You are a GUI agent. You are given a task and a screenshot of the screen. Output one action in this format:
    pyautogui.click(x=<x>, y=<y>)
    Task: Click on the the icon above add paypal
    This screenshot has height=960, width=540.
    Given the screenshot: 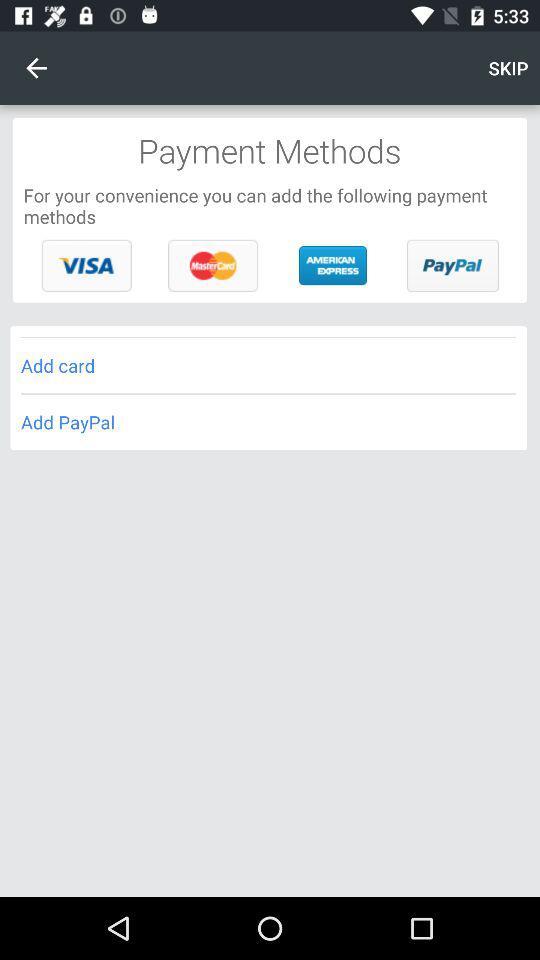 What is the action you would take?
    pyautogui.click(x=268, y=364)
    